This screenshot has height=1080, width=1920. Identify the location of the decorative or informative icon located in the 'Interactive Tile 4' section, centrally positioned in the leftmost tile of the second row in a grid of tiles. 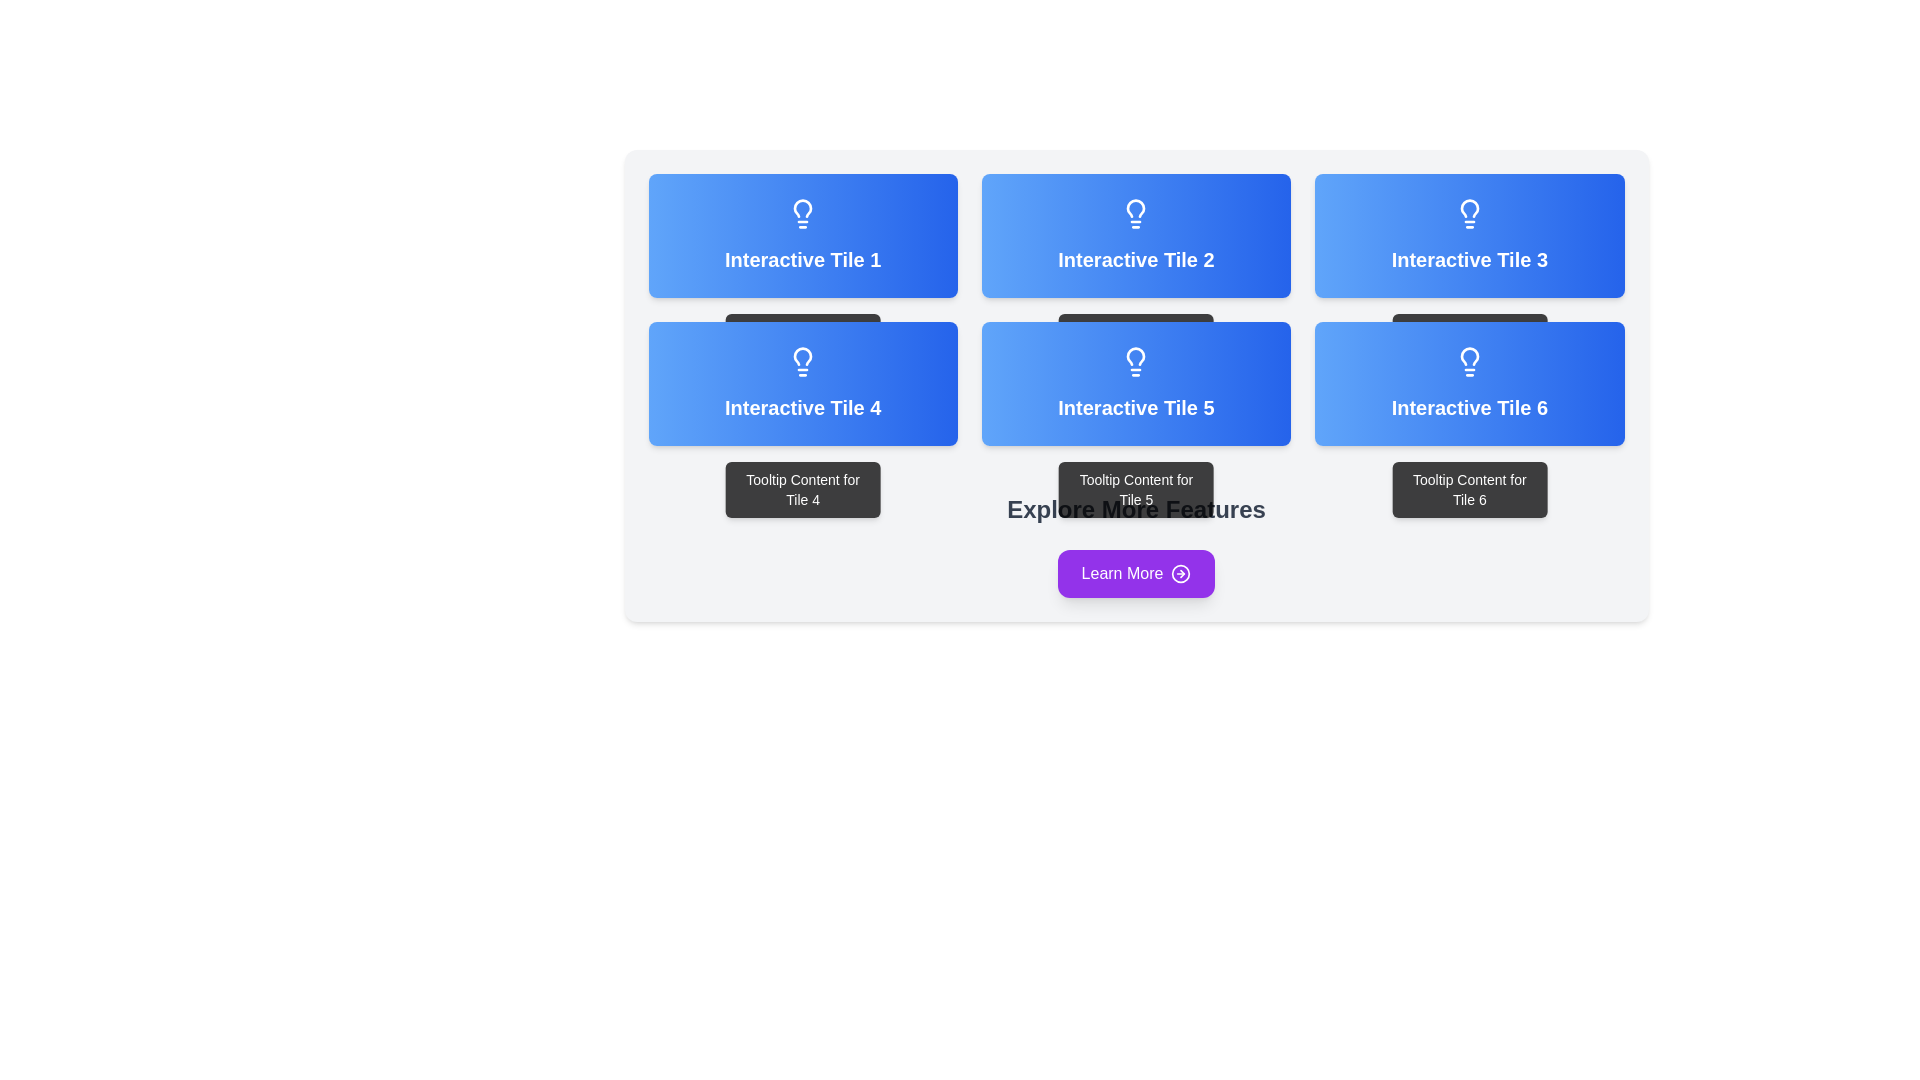
(803, 355).